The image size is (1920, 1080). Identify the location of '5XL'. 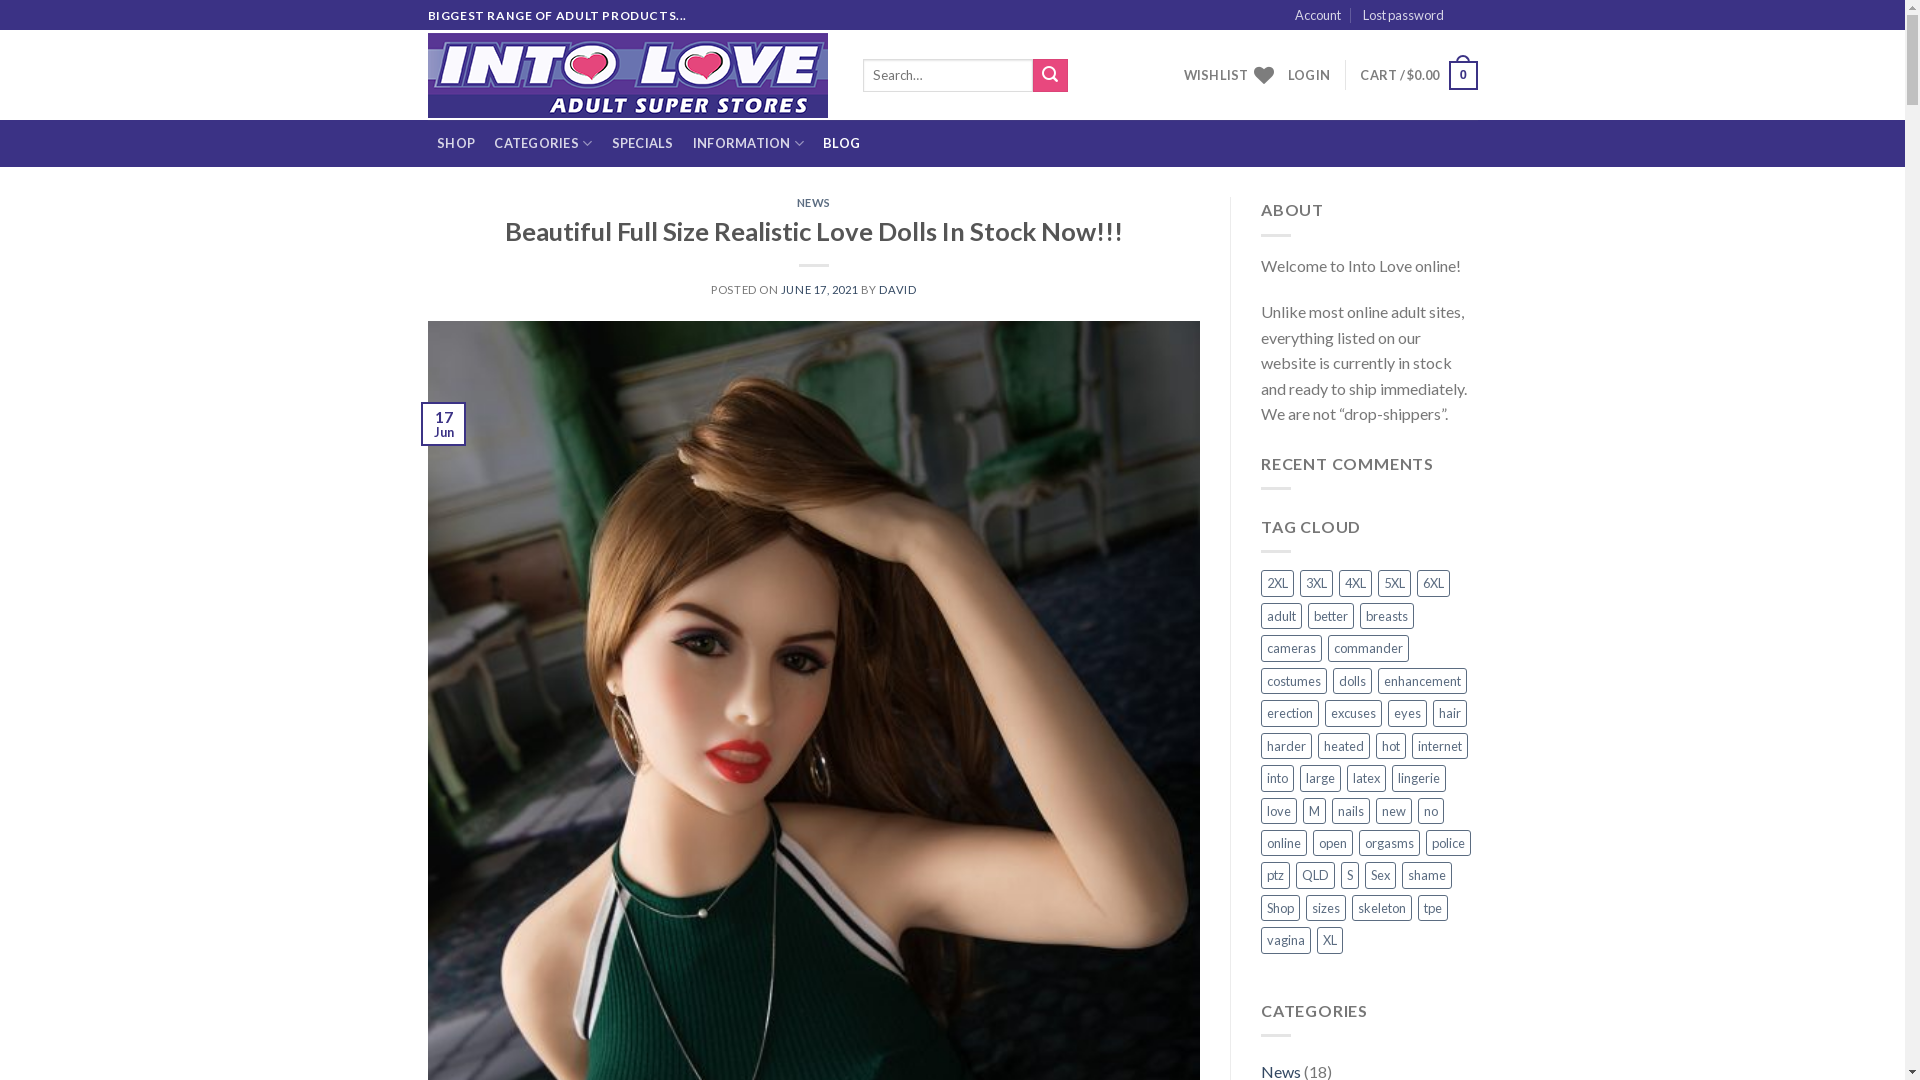
(1393, 582).